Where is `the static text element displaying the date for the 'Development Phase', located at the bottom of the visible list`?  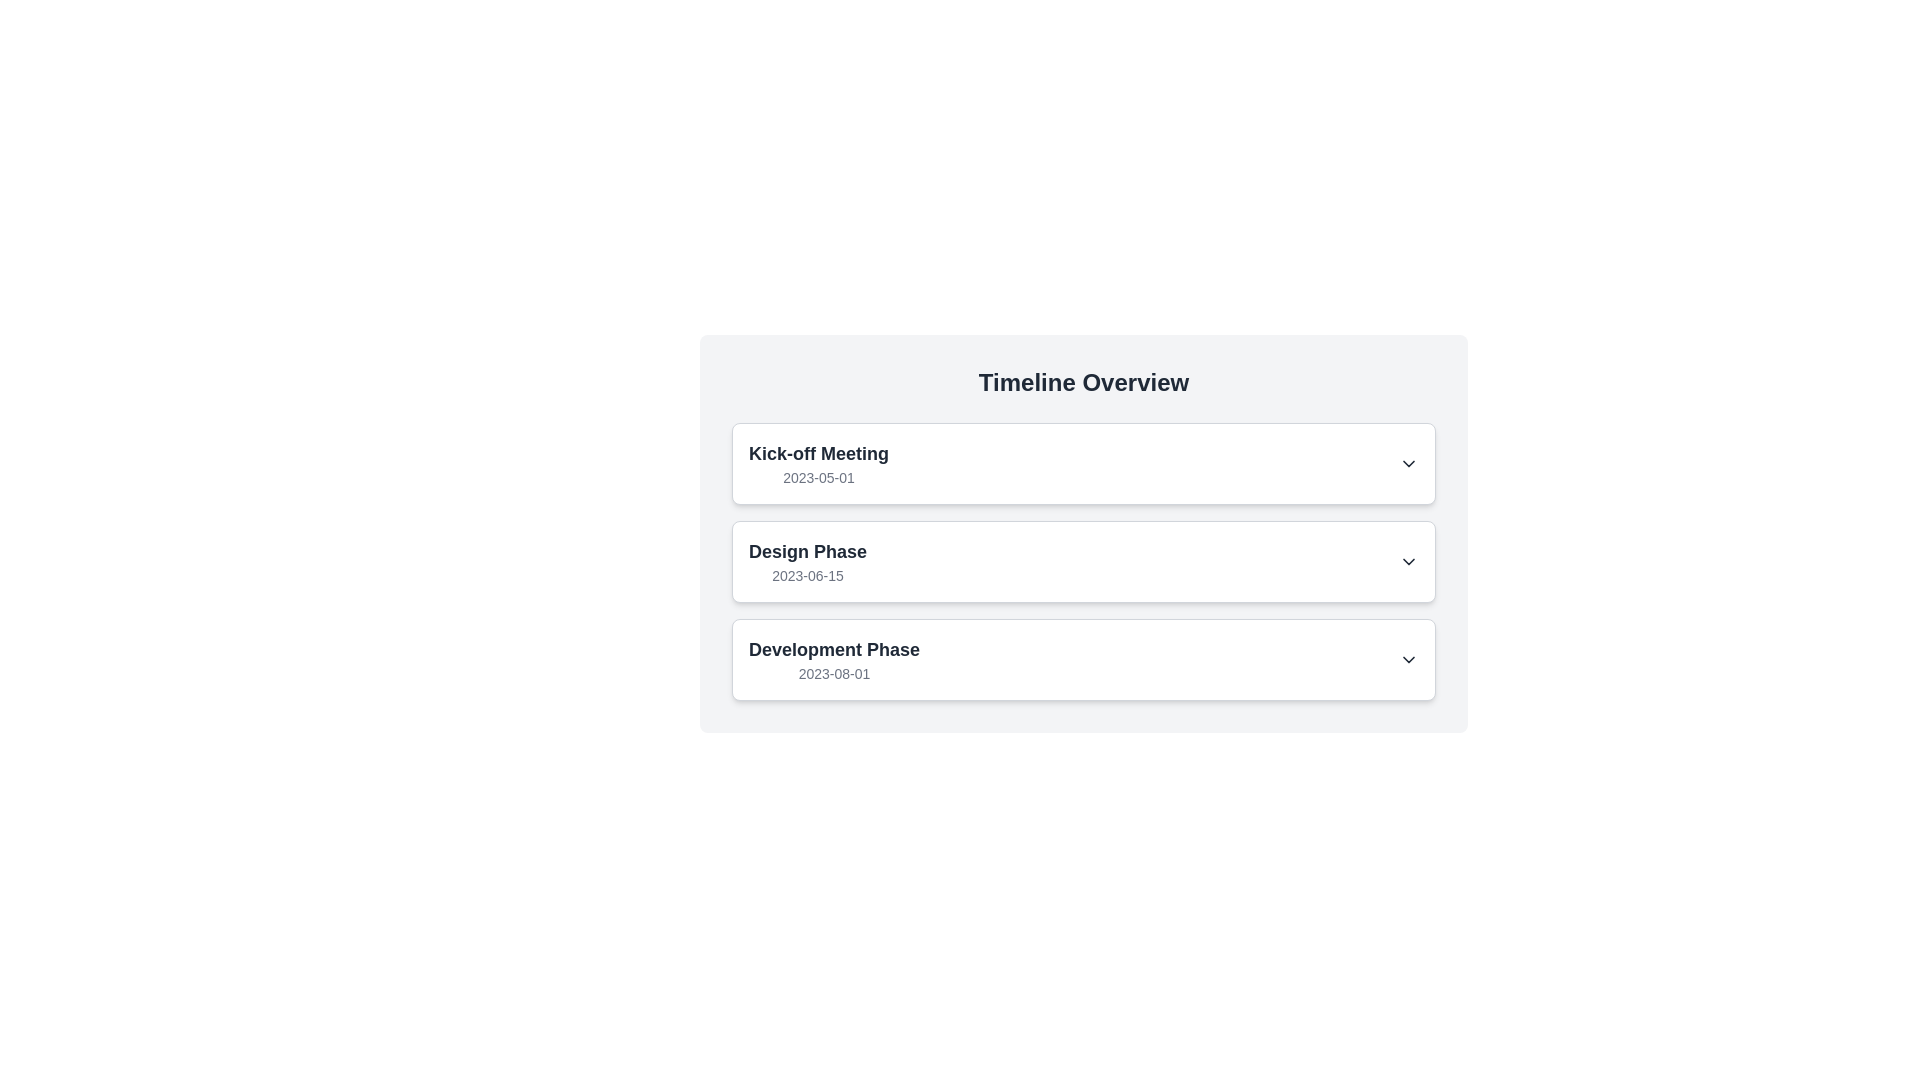
the static text element displaying the date for the 'Development Phase', located at the bottom of the visible list is located at coordinates (834, 674).